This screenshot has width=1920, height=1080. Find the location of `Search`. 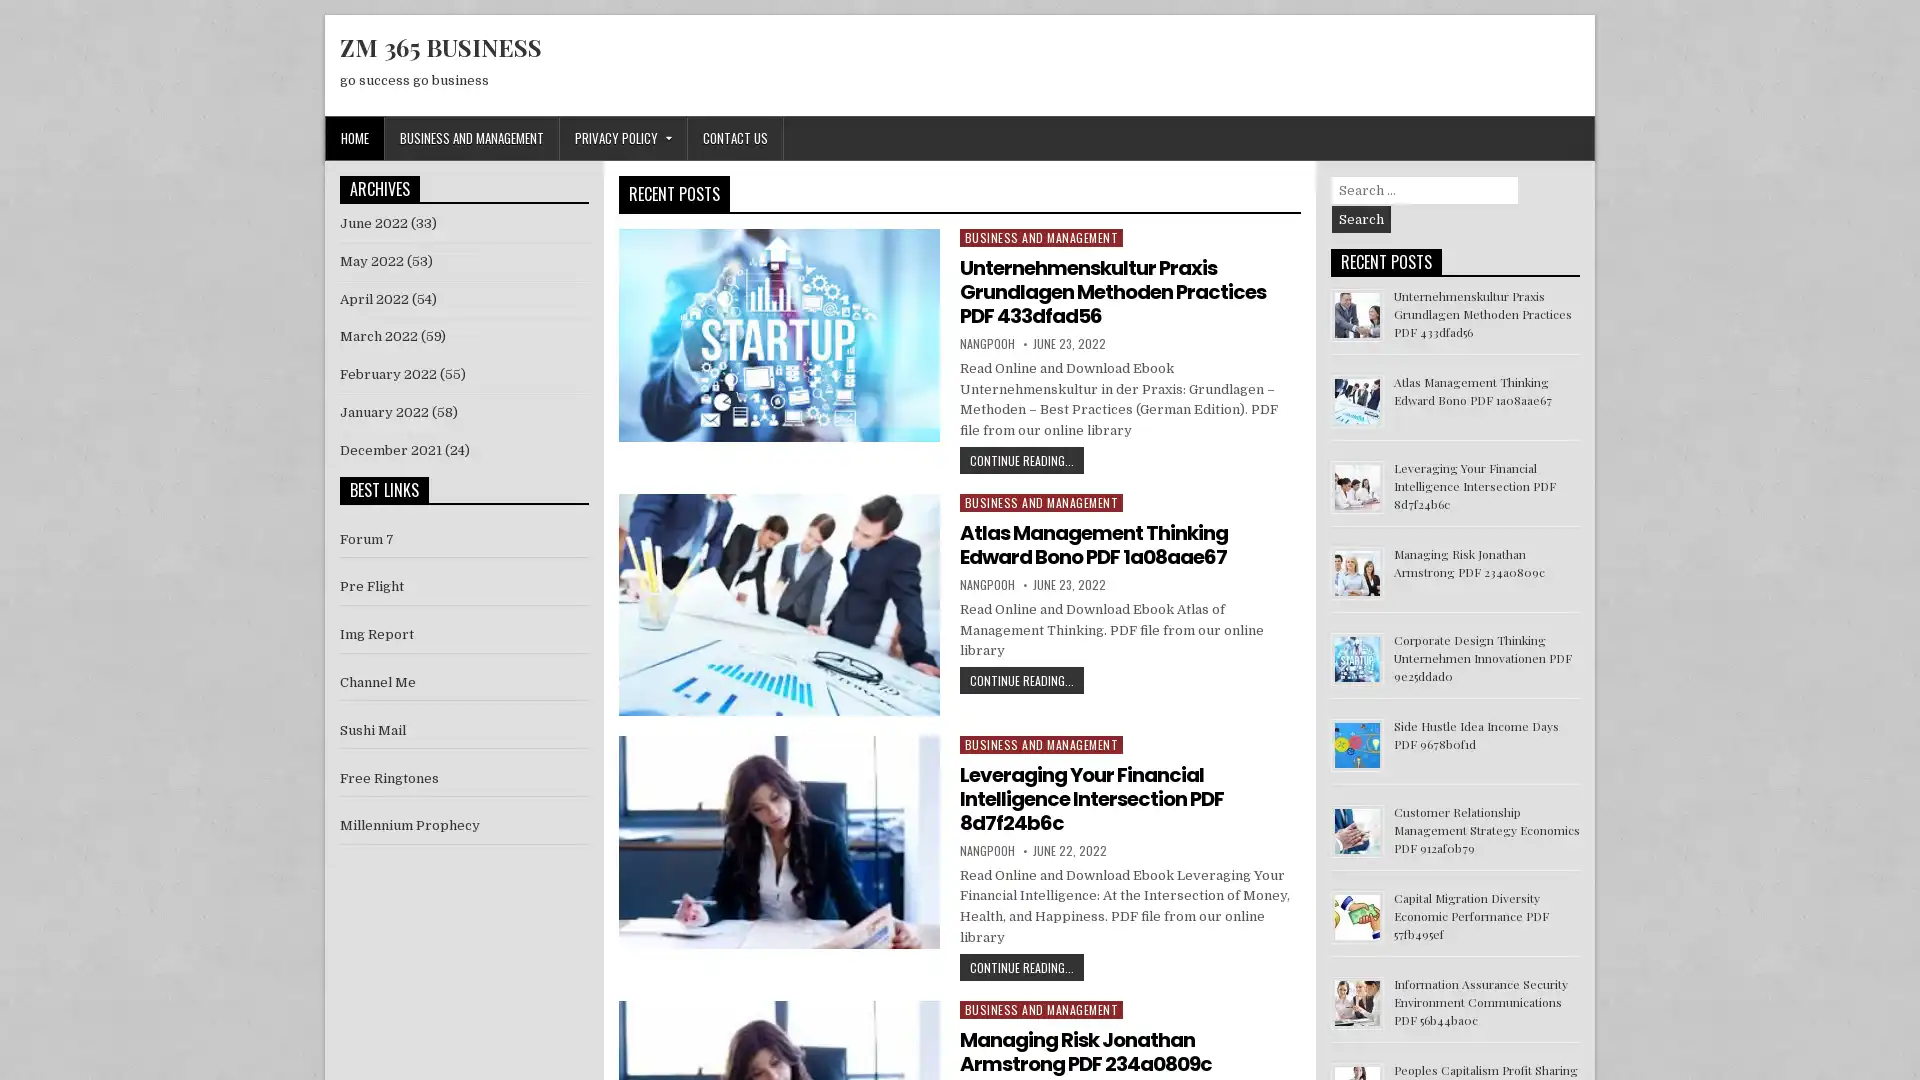

Search is located at coordinates (1360, 219).